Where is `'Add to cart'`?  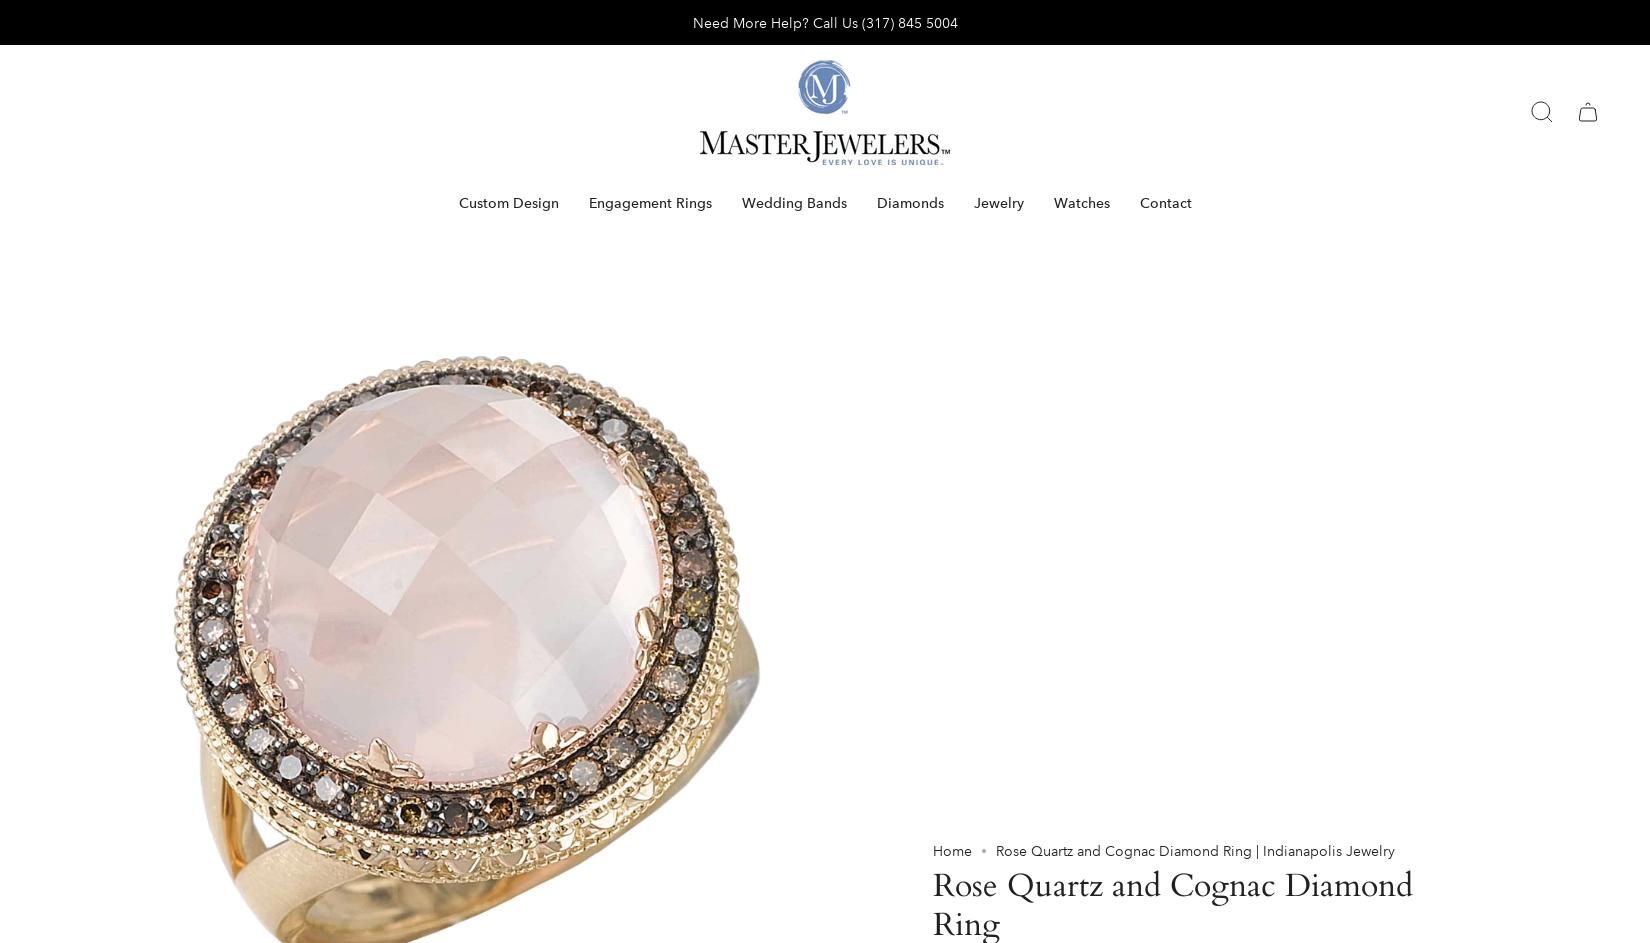 'Add to cart' is located at coordinates (1271, 233).